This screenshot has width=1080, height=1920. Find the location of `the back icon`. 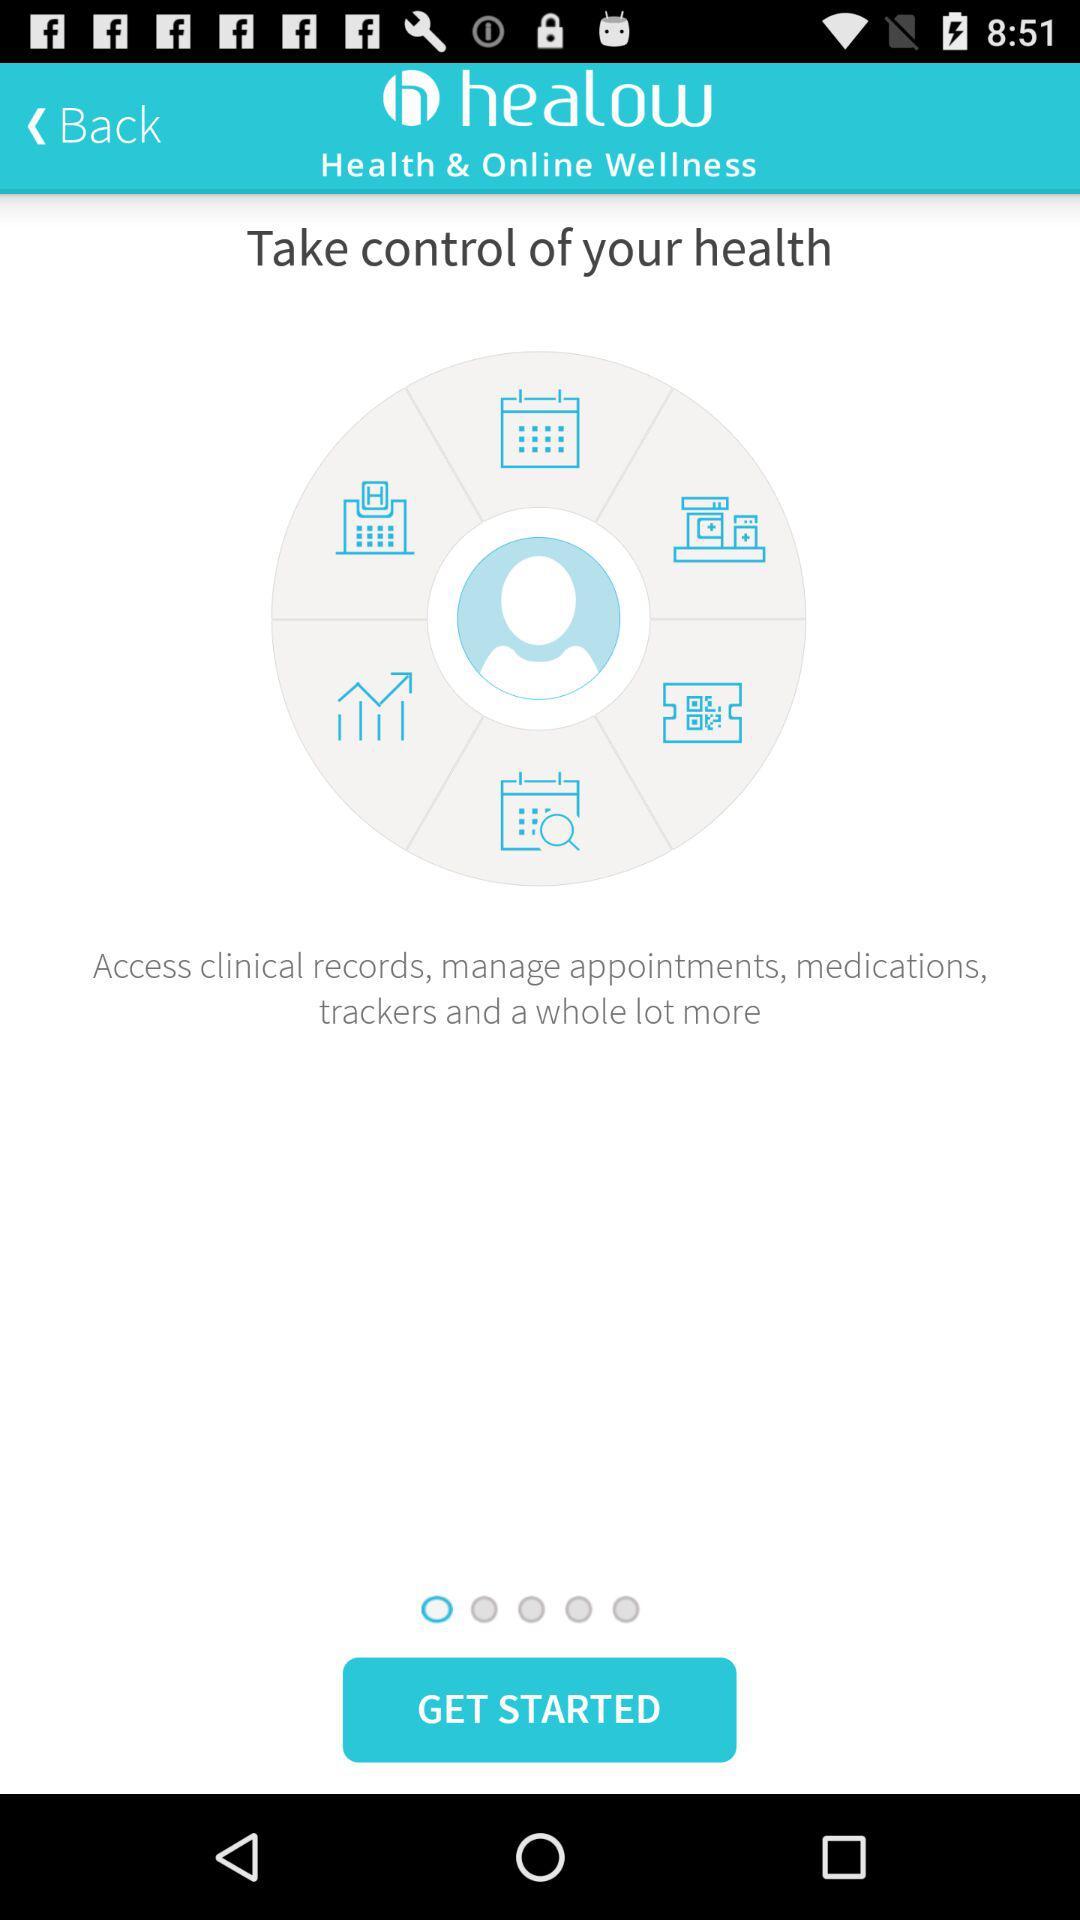

the back icon is located at coordinates (93, 124).